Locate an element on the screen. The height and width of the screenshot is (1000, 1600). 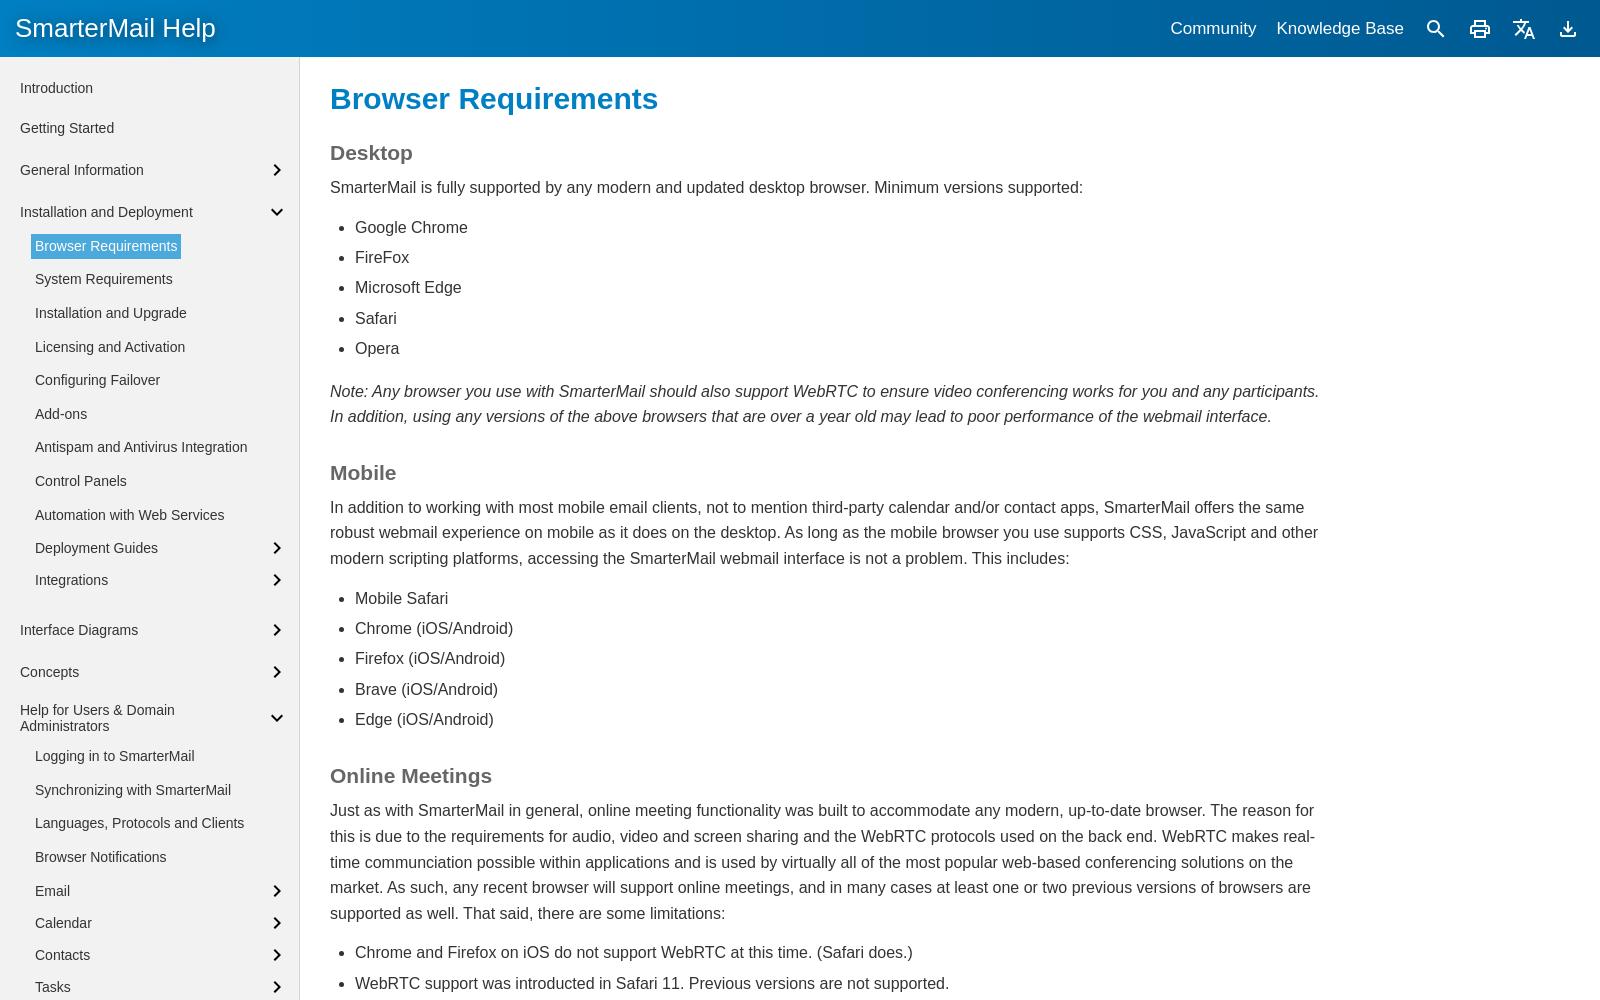
'Email' is located at coordinates (51, 890).